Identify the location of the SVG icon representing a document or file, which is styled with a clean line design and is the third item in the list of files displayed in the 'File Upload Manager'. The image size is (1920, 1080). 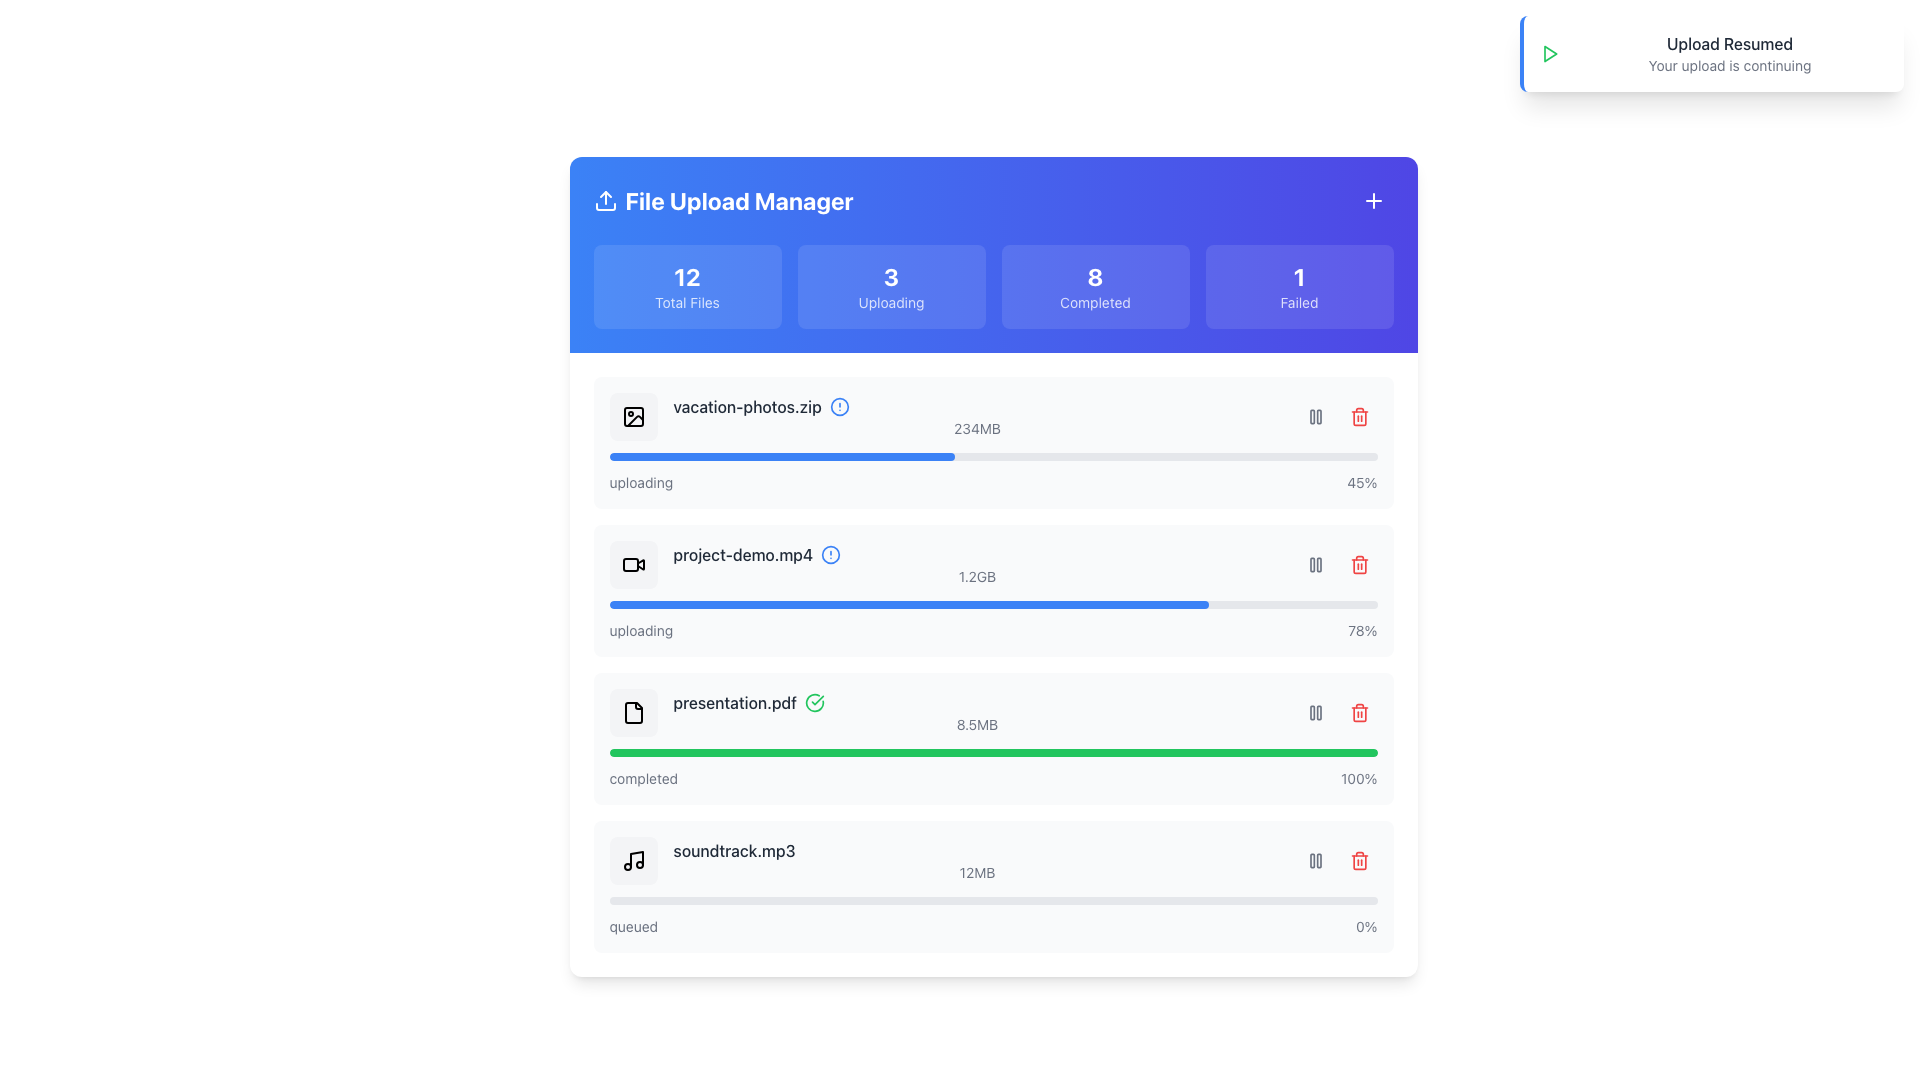
(632, 712).